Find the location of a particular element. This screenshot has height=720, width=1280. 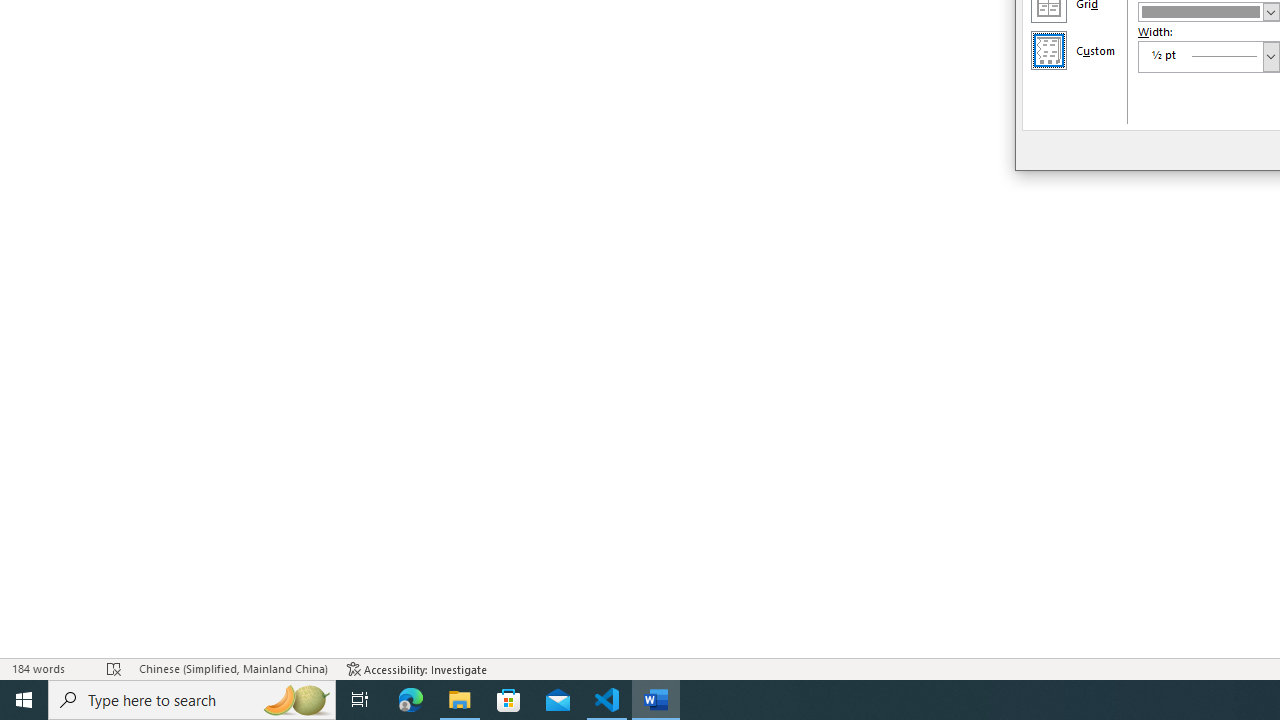

'Start' is located at coordinates (24, 698).